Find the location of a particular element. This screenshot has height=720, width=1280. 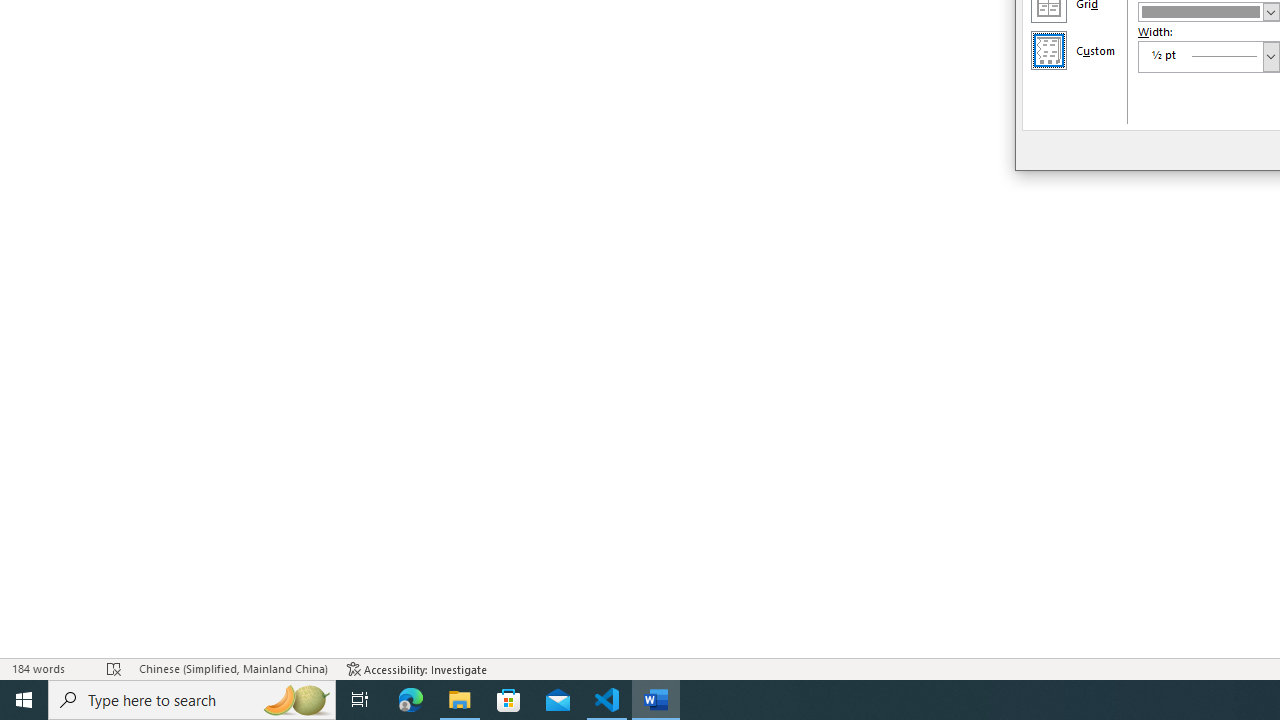

'Start' is located at coordinates (24, 698).